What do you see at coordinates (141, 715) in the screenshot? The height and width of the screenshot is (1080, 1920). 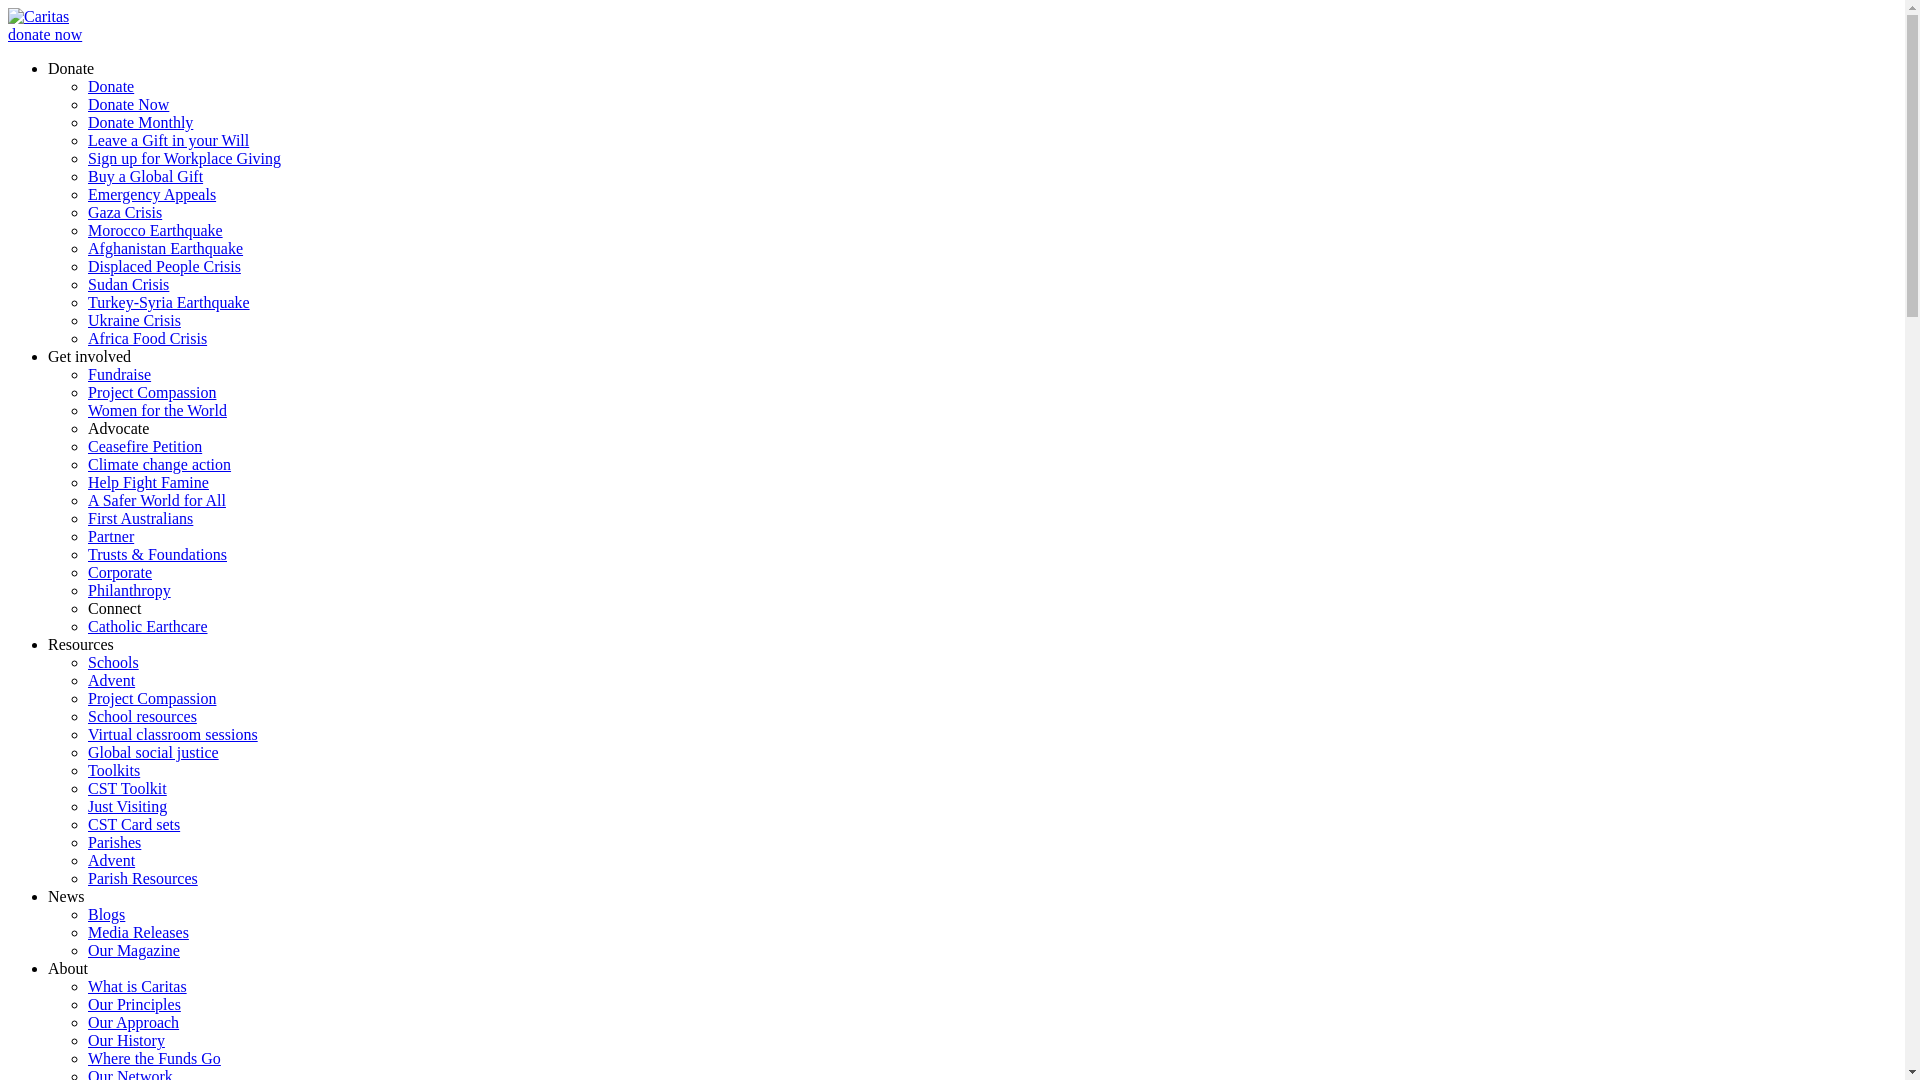 I see `'School resources'` at bounding box center [141, 715].